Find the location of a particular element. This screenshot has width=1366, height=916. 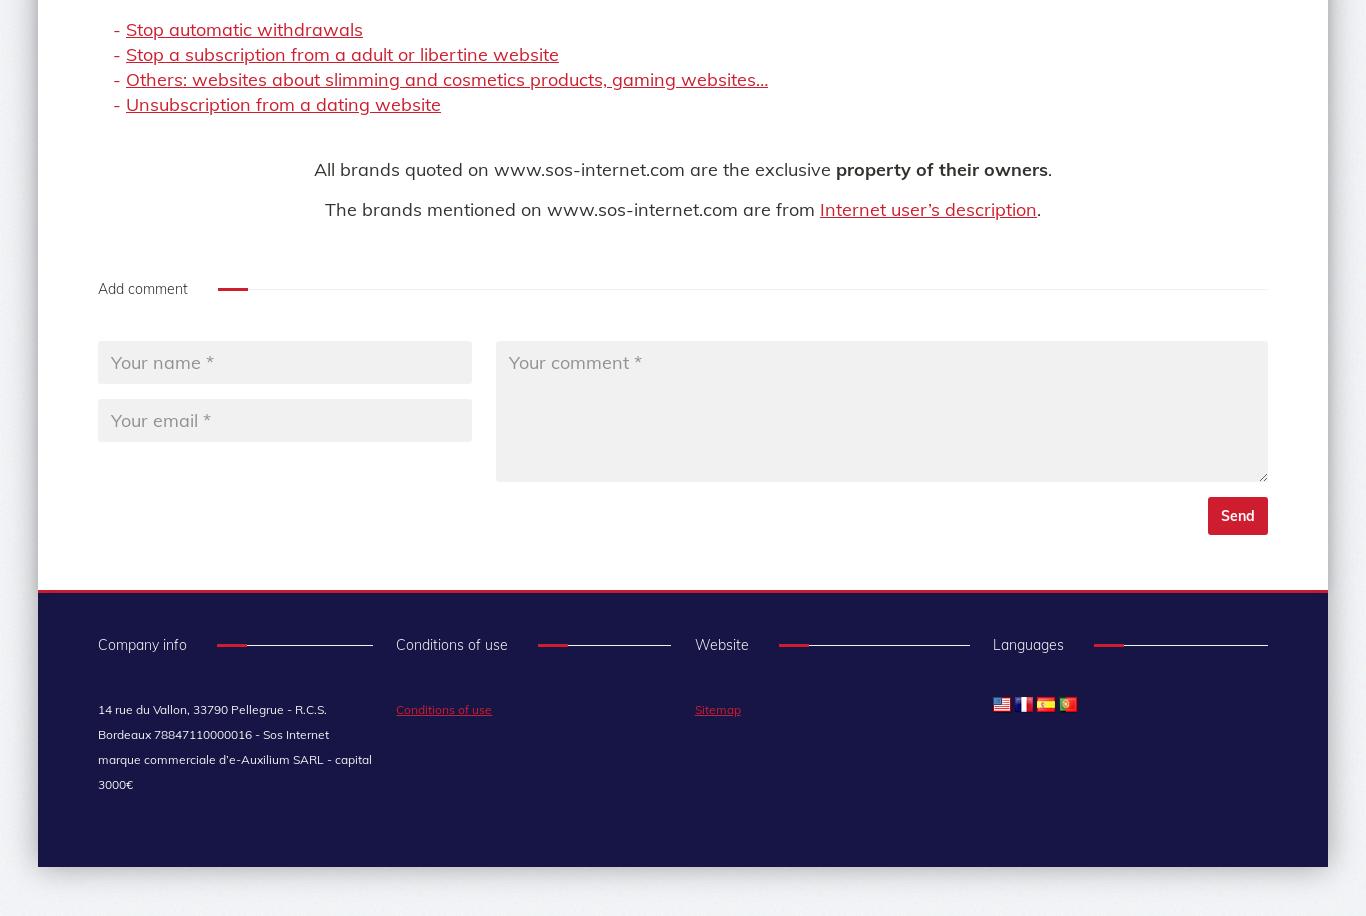

'The brands mentioned on www.sos-internet.com are from' is located at coordinates (571, 208).